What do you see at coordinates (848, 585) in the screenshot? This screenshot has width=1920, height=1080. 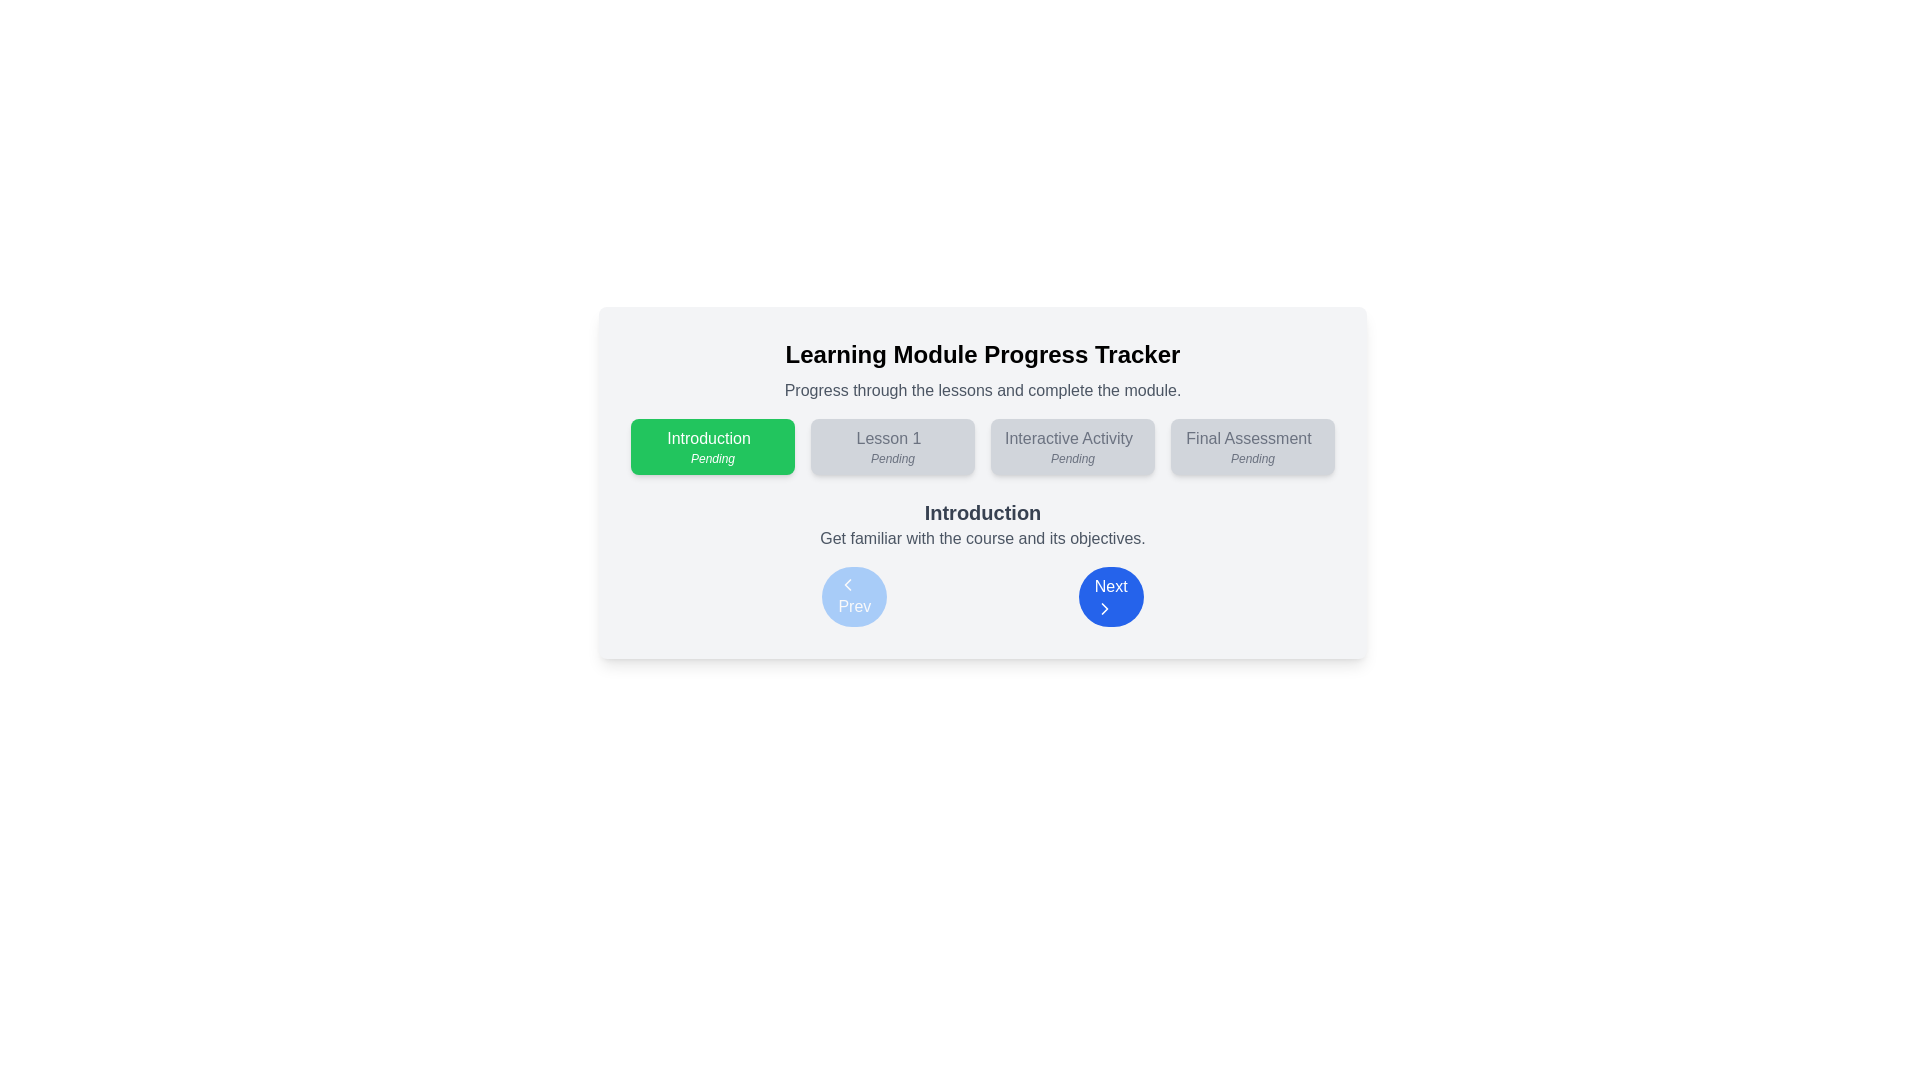 I see `the left-pointing chevron icon within the 'Prev' button located at the bottom left corner of the main interactive area` at bounding box center [848, 585].